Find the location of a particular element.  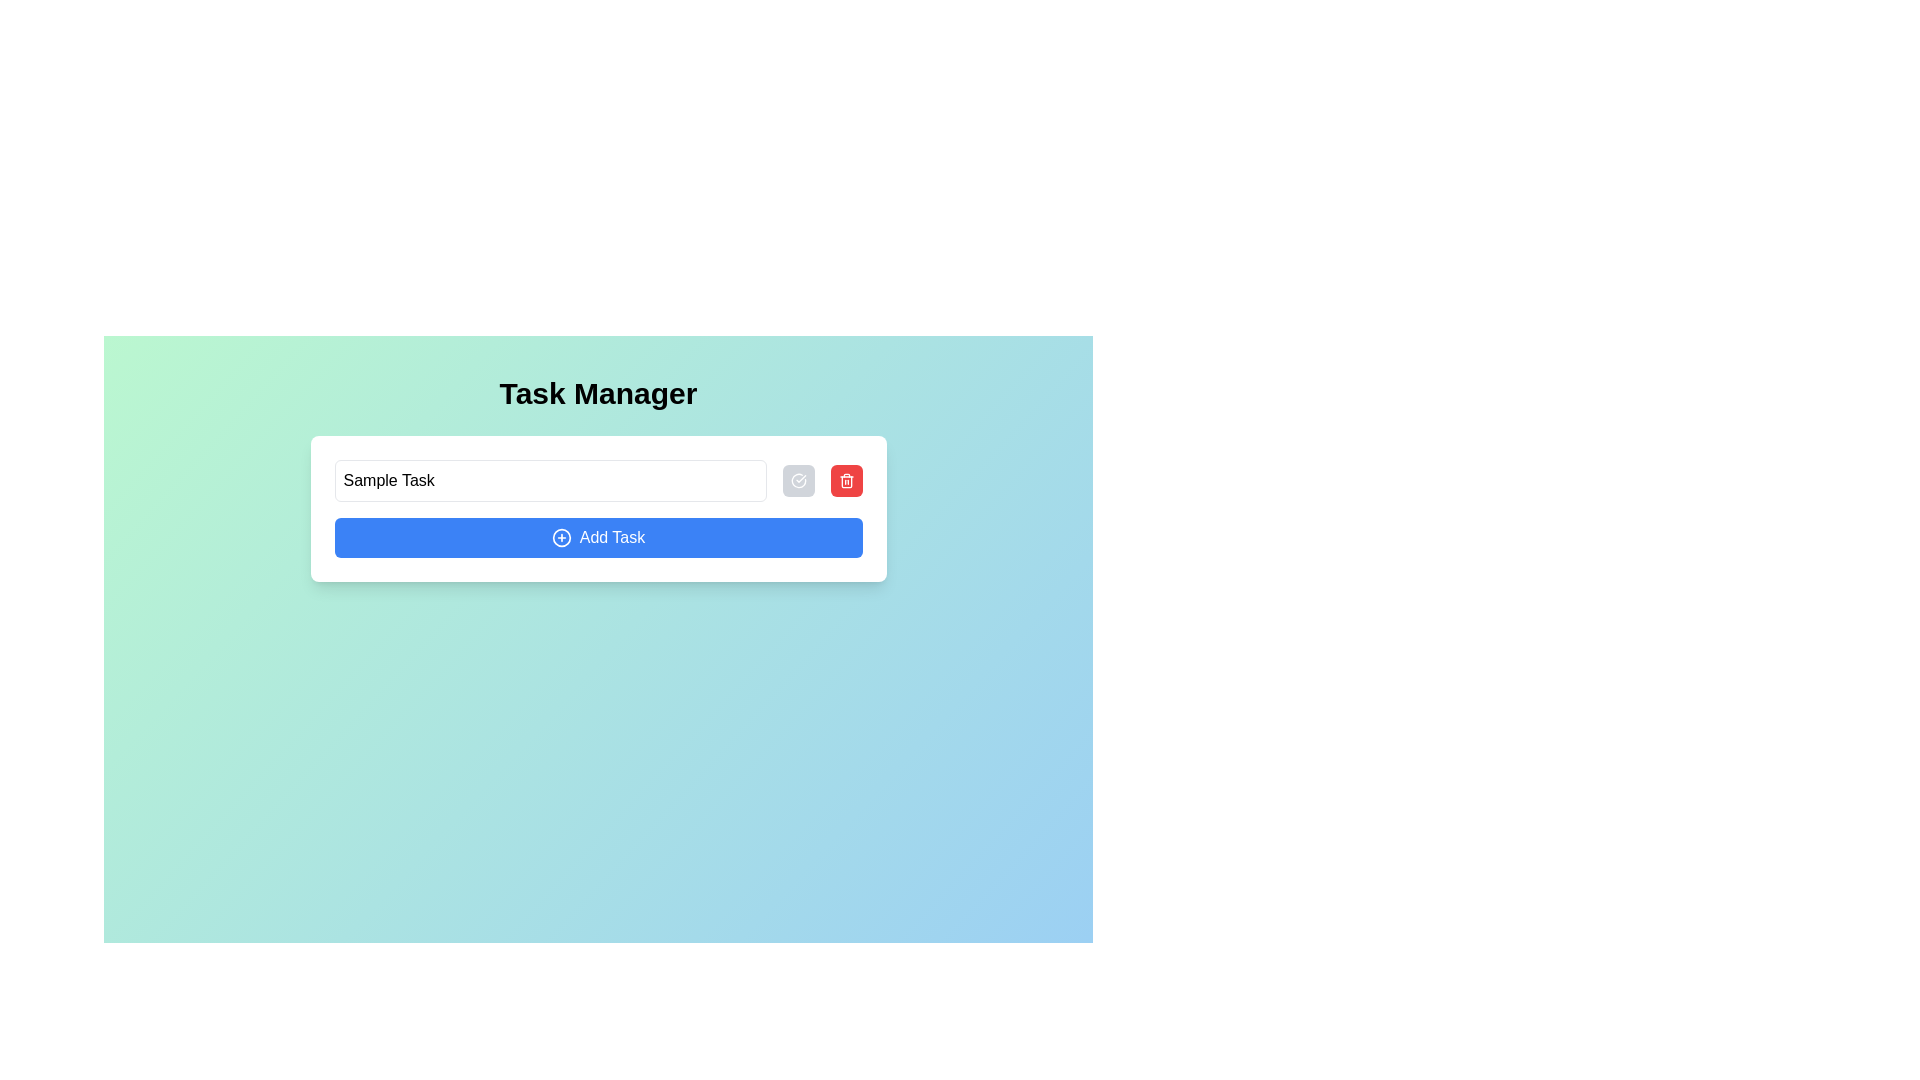

the 'Add Task' button, which is the last button in a white card with rounded corners is located at coordinates (597, 536).